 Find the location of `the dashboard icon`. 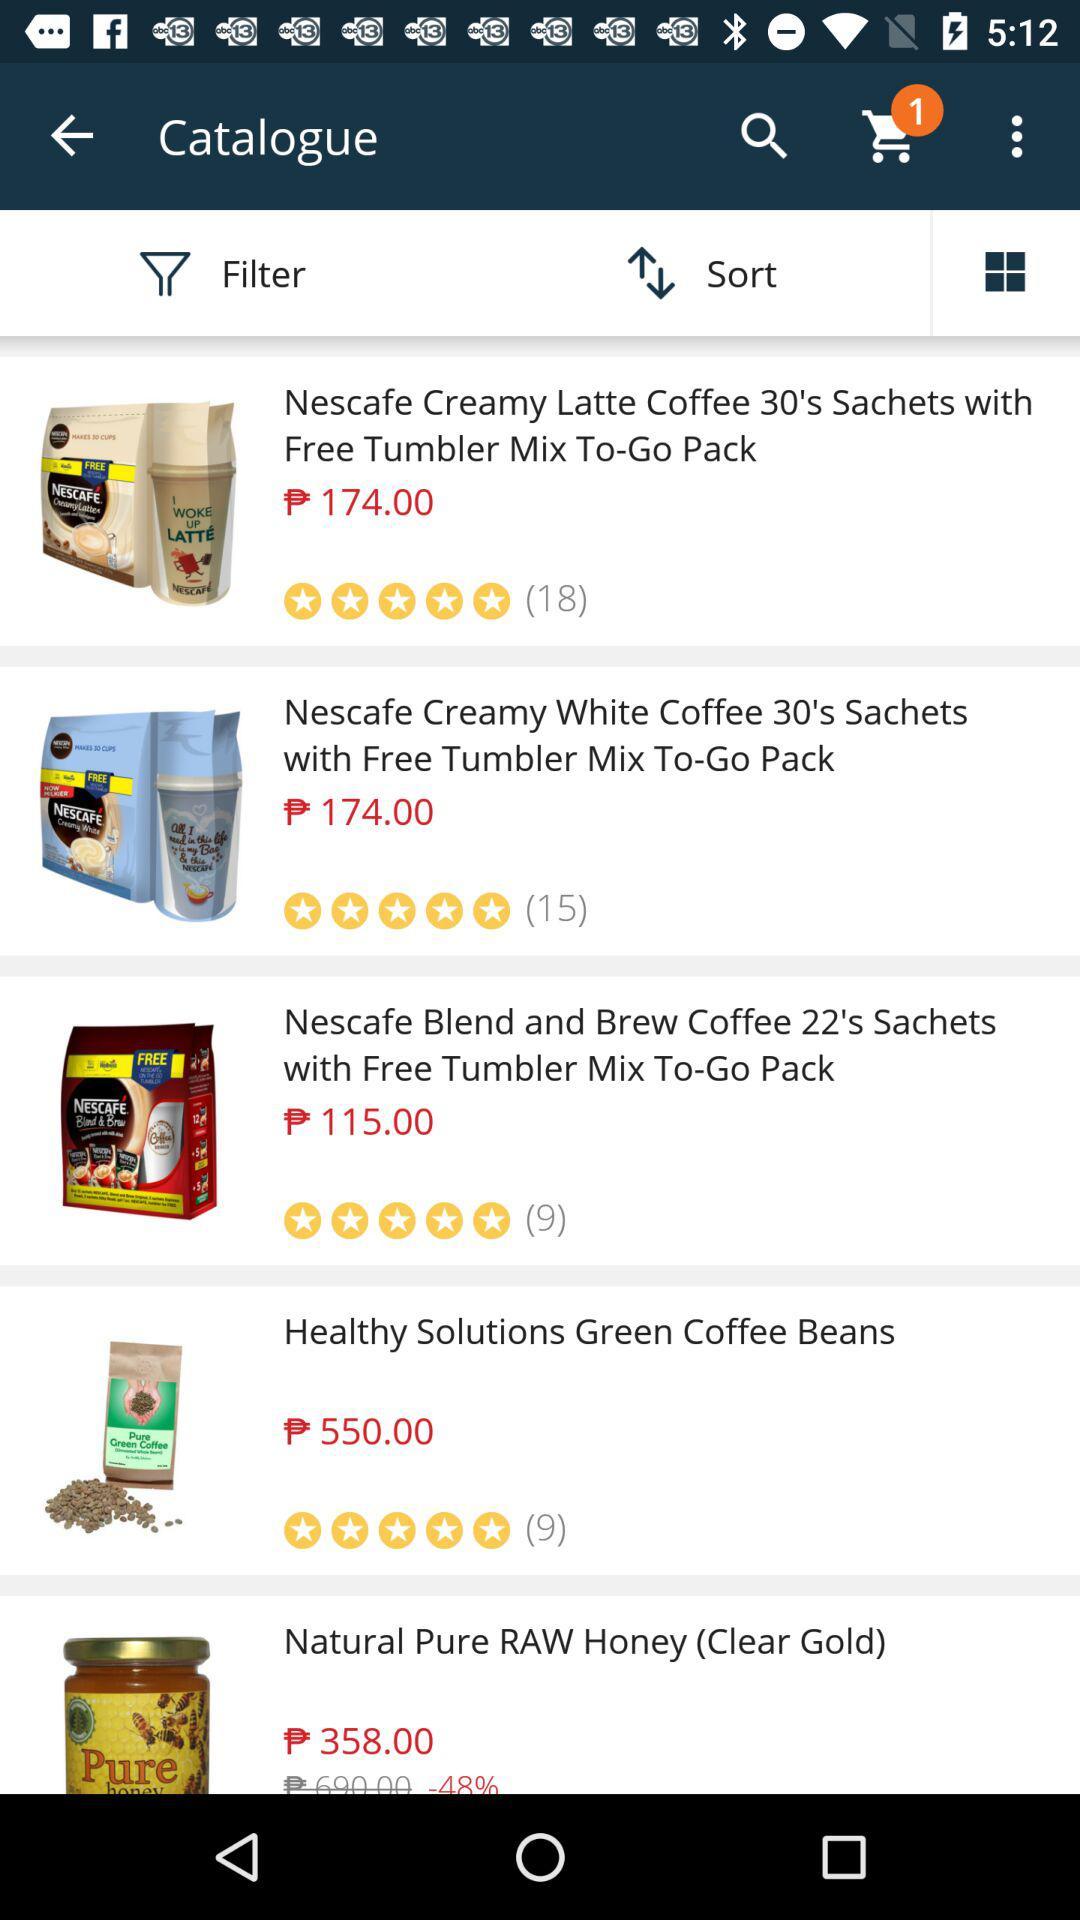

the dashboard icon is located at coordinates (1006, 272).